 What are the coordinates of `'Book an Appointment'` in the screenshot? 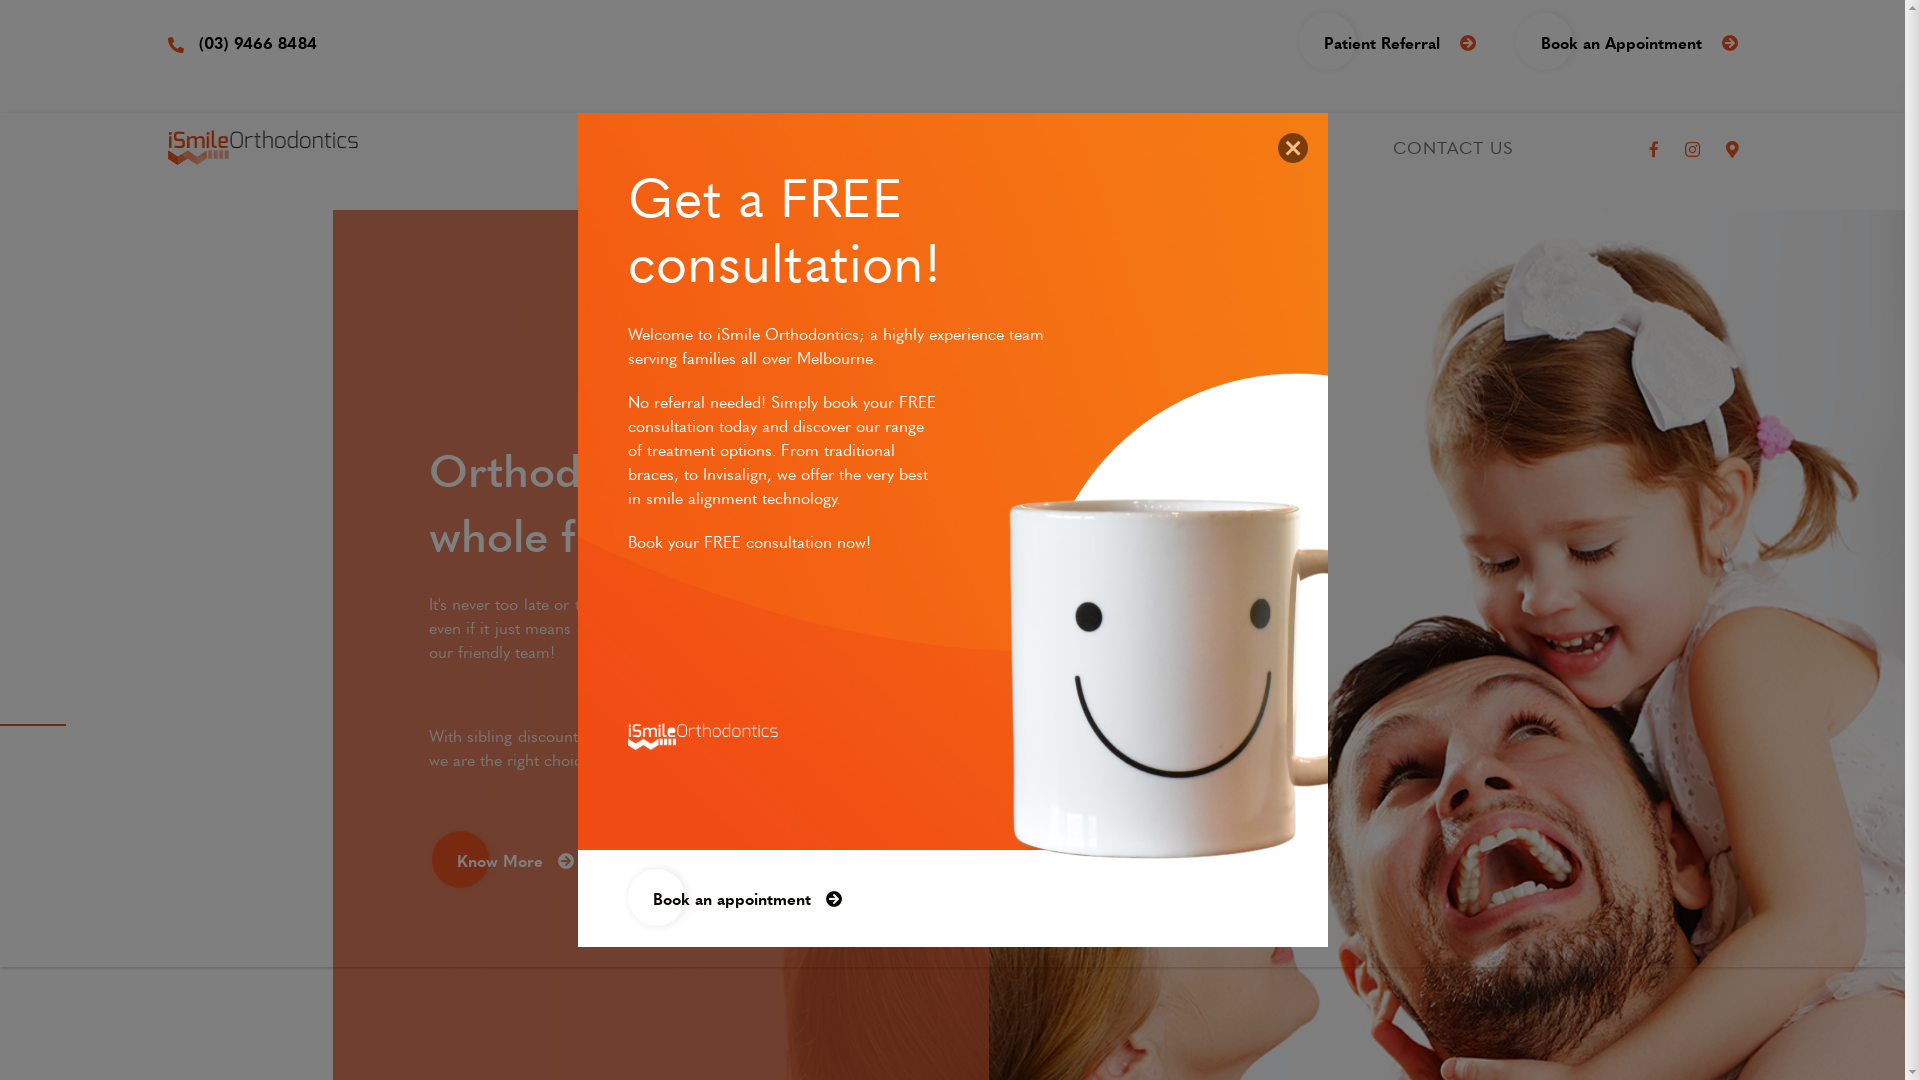 It's located at (1638, 42).